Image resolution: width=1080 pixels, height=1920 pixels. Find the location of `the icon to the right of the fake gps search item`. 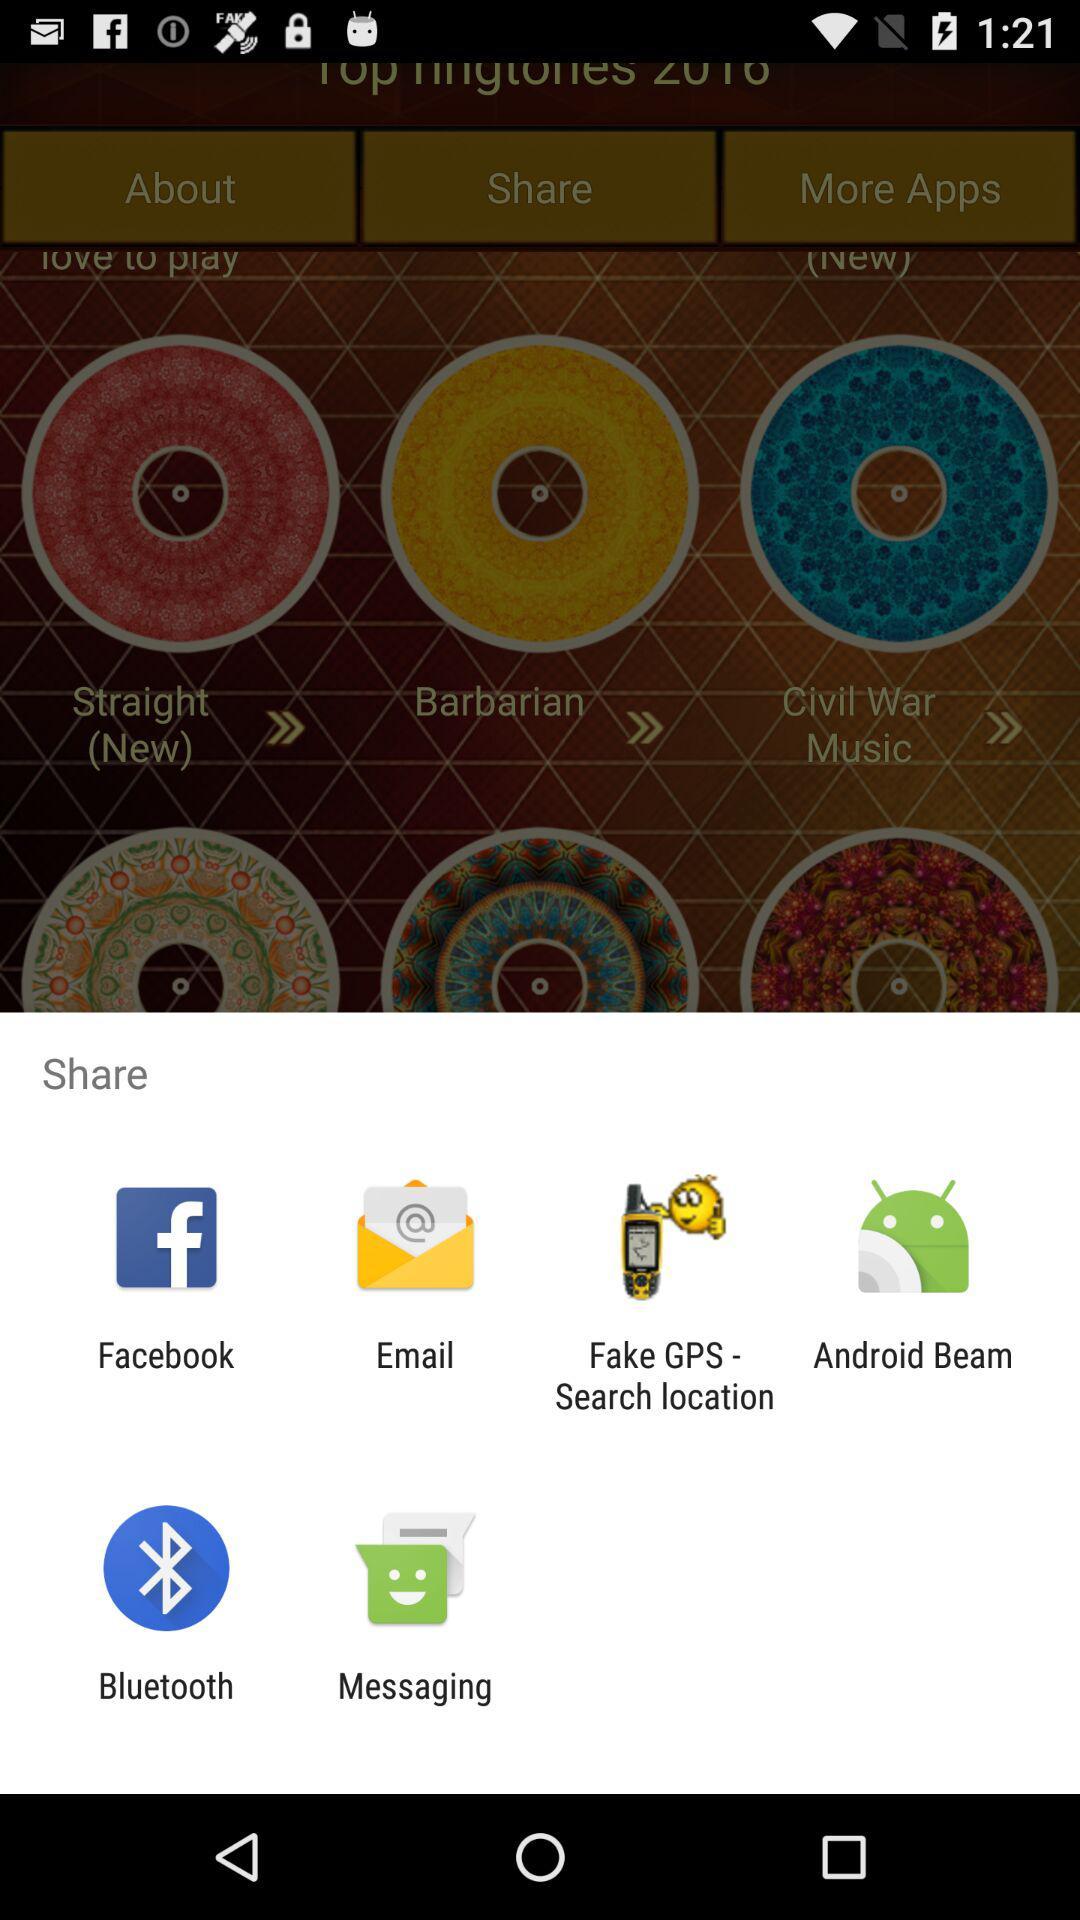

the icon to the right of the fake gps search item is located at coordinates (913, 1374).